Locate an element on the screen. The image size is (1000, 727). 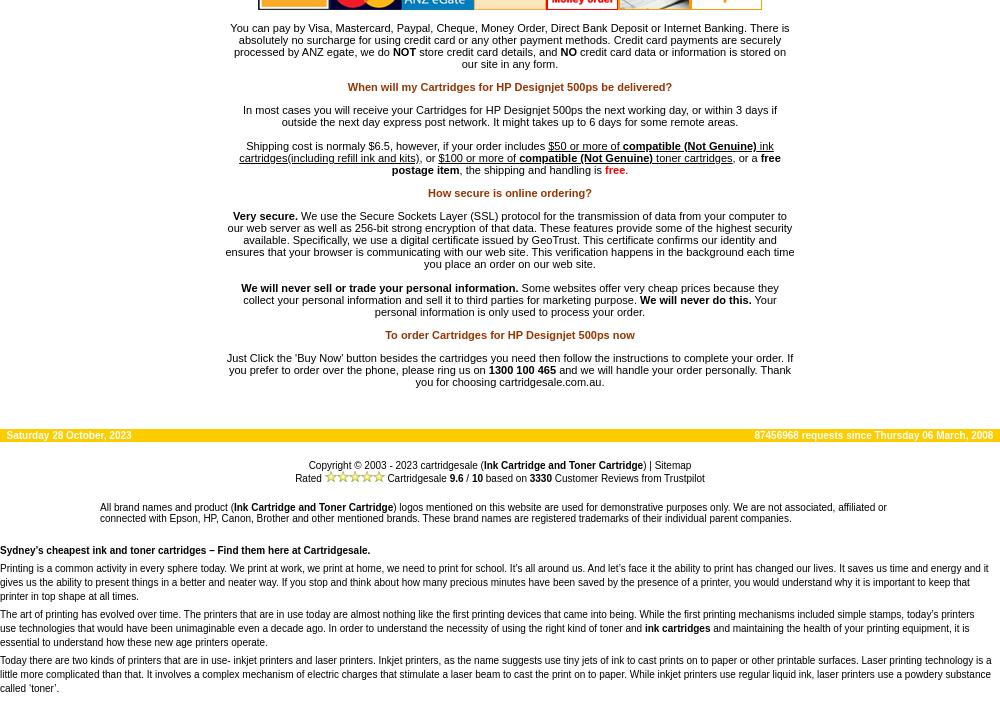
'toner cartridges' is located at coordinates (691, 157).